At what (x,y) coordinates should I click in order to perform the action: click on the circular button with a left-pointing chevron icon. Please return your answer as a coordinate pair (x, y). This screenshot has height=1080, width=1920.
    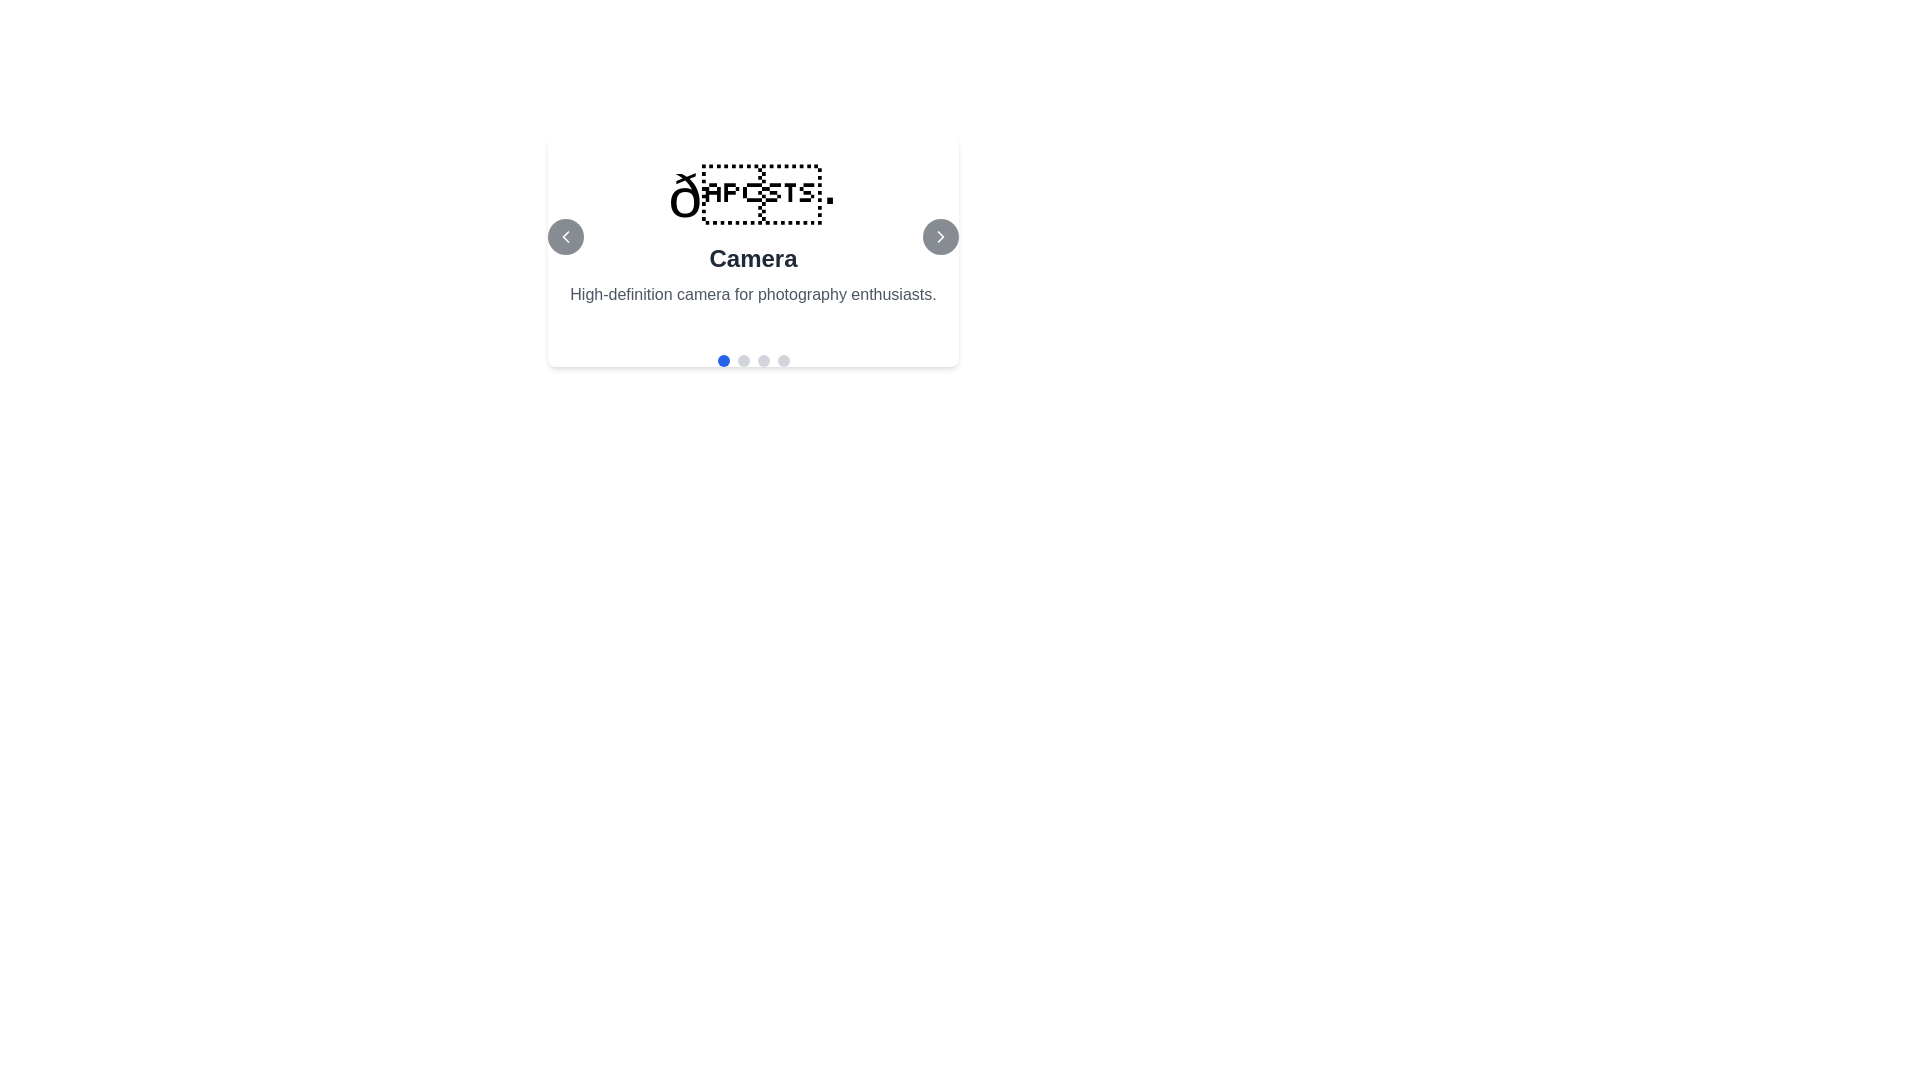
    Looking at the image, I should click on (565, 235).